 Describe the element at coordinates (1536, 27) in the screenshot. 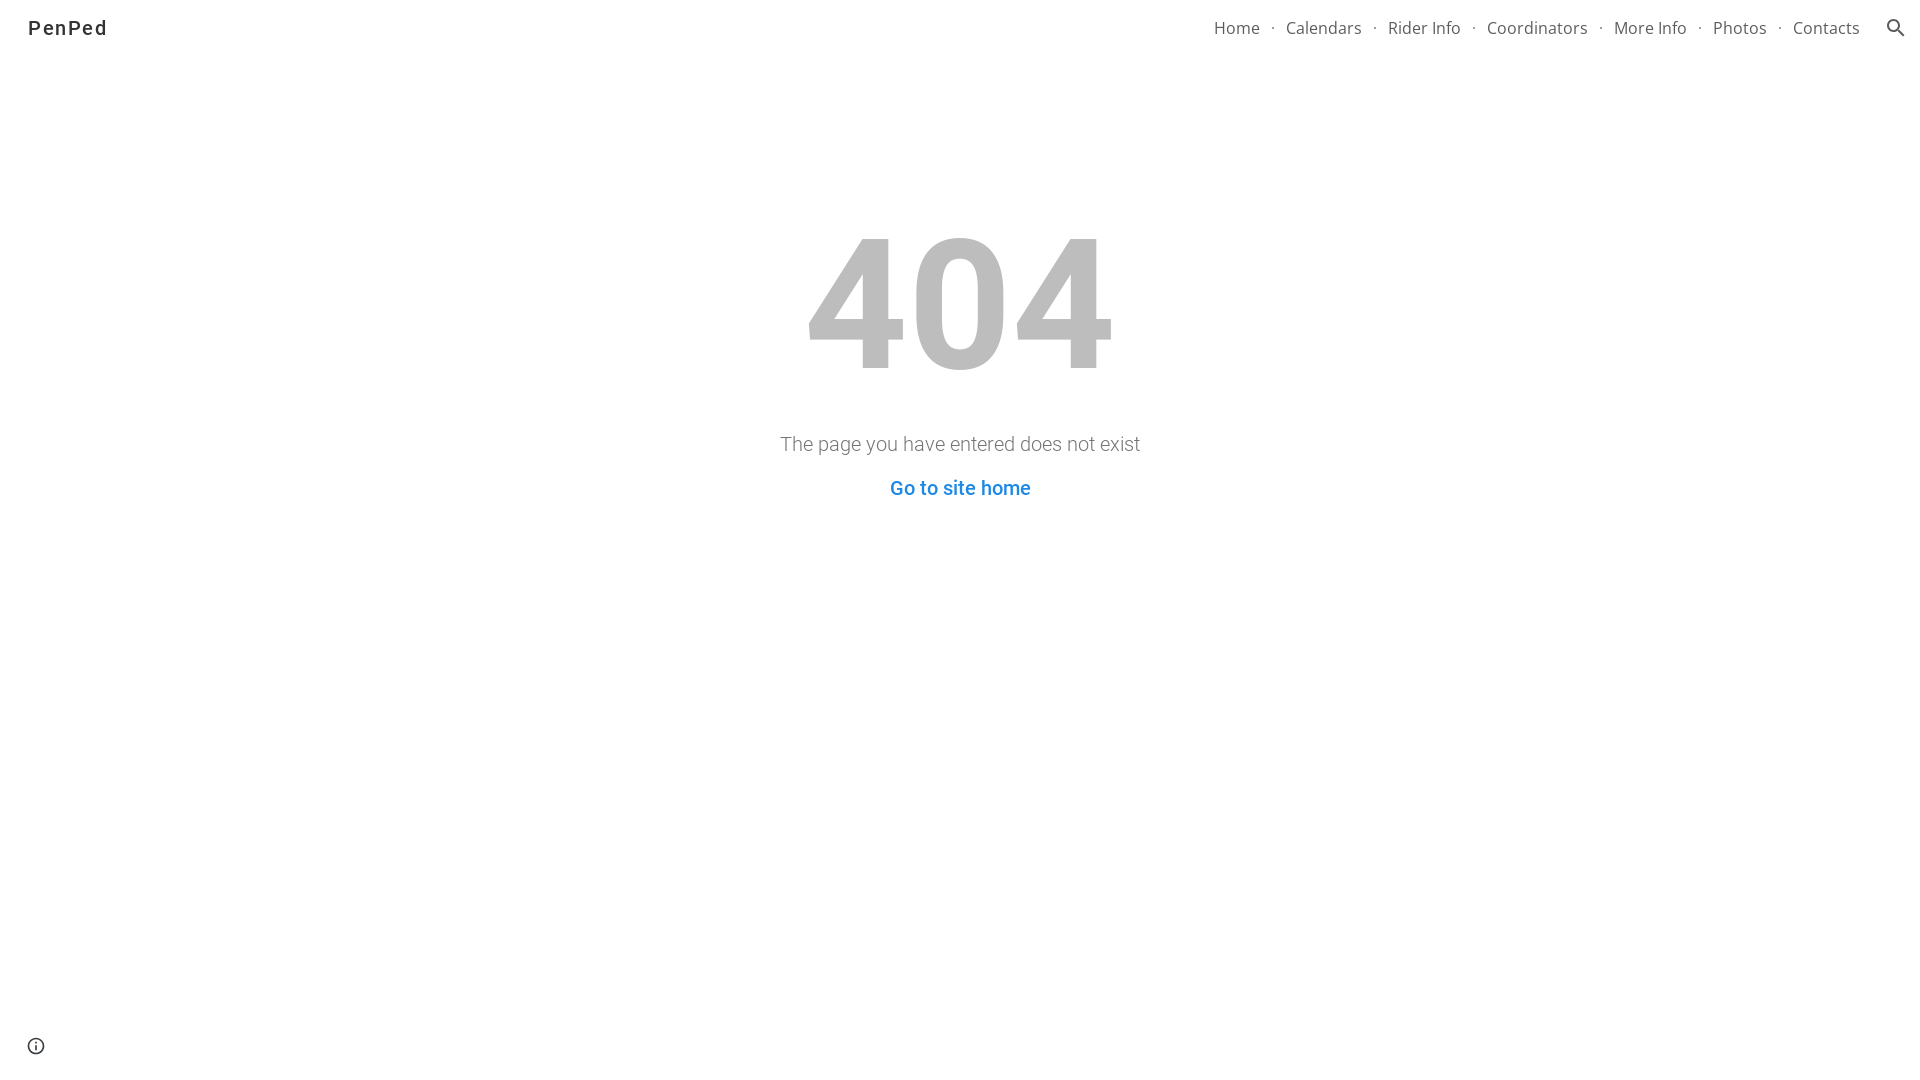

I see `'Coordinators'` at that location.